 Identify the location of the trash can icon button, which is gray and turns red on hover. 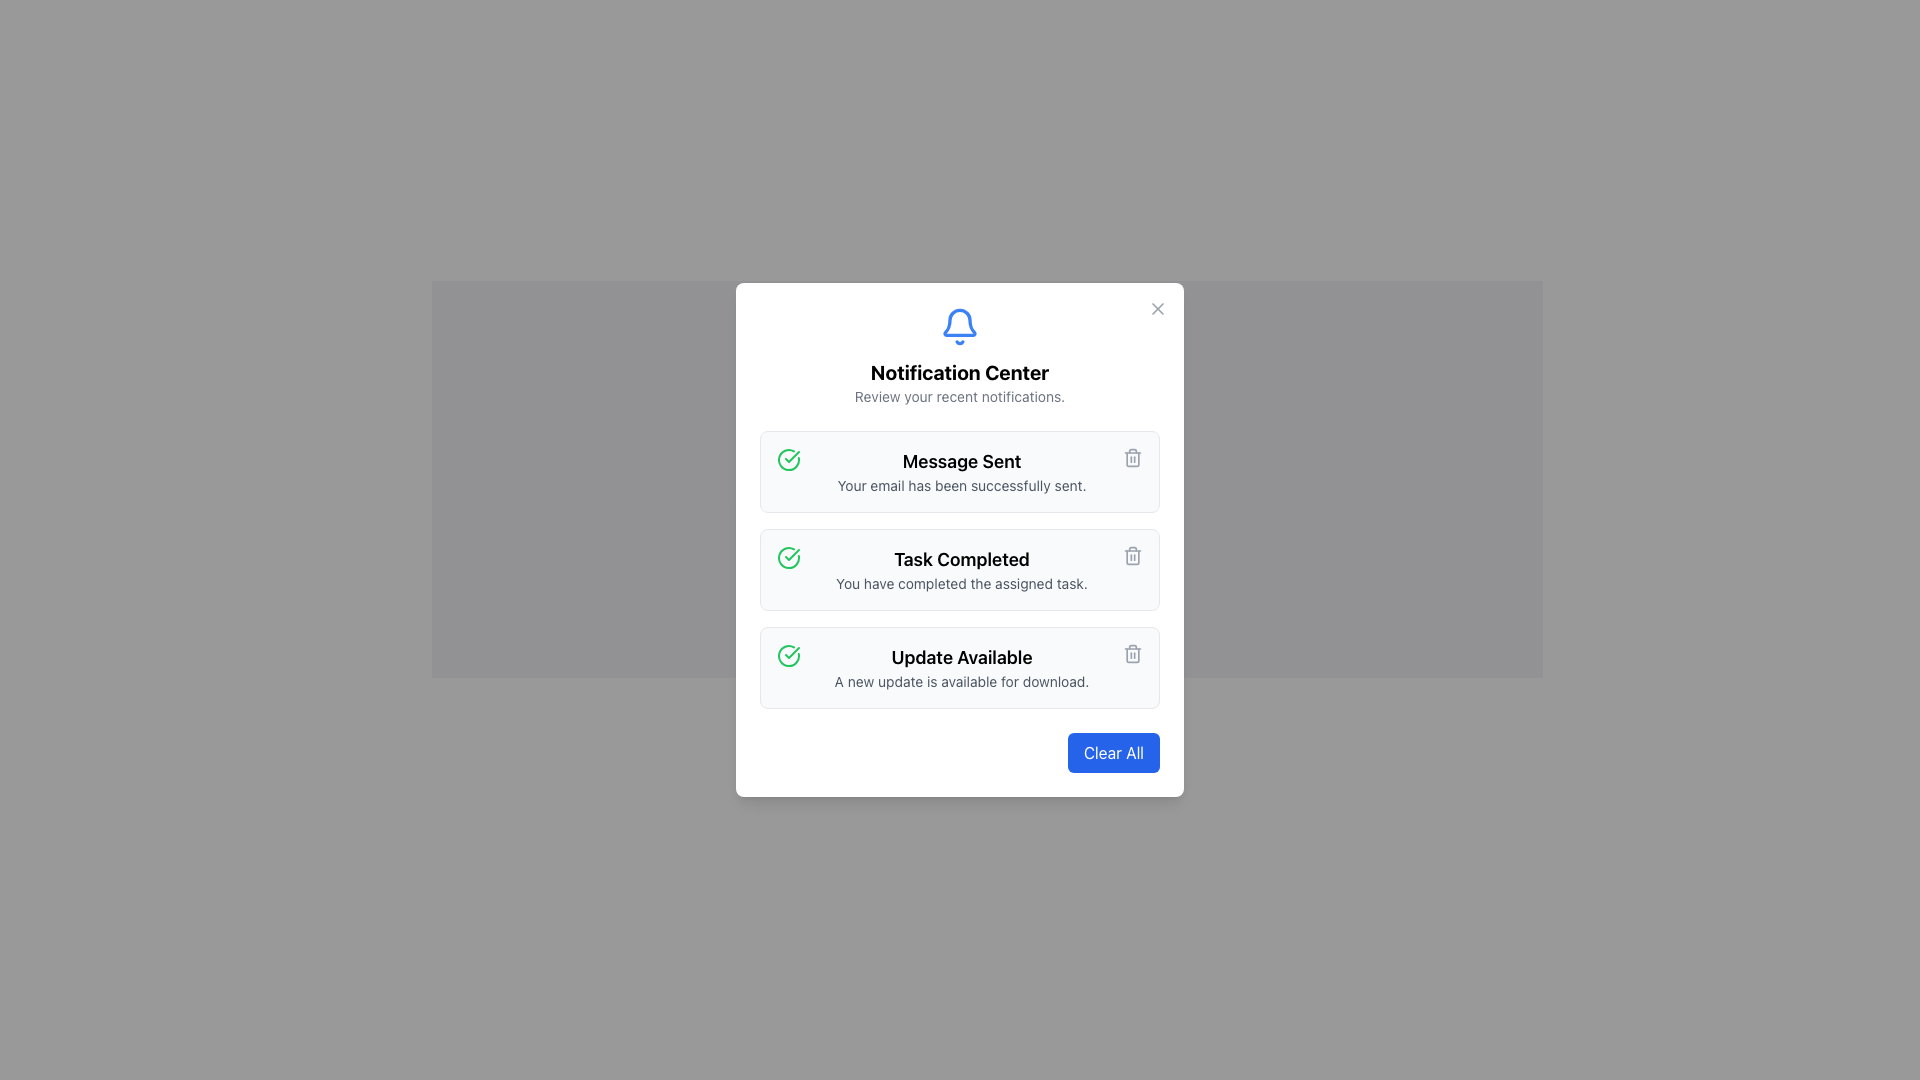
(1132, 555).